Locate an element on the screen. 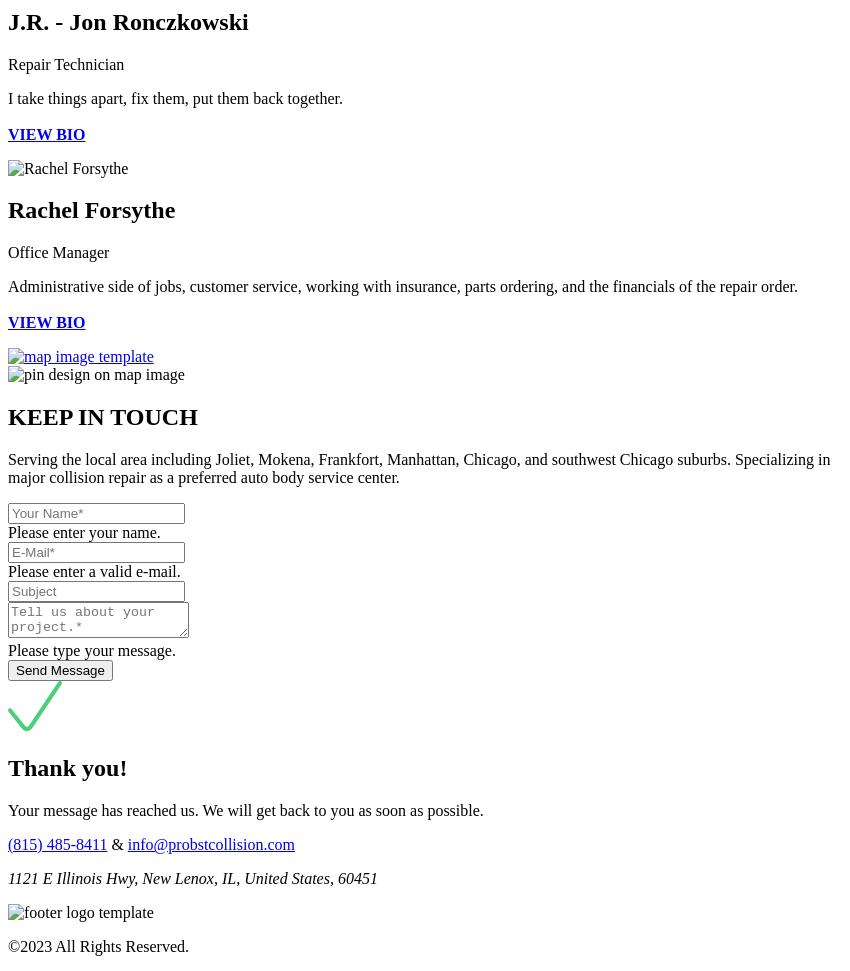 Image resolution: width=850 pixels, height=971 pixels. 'Serving the local area including Joliet, Mokena, Frankfort, Manhattan, Chicago, and southwest Chicago suburbs. Specializing in major collision repair as a preferred auto body service center.' is located at coordinates (418, 468).